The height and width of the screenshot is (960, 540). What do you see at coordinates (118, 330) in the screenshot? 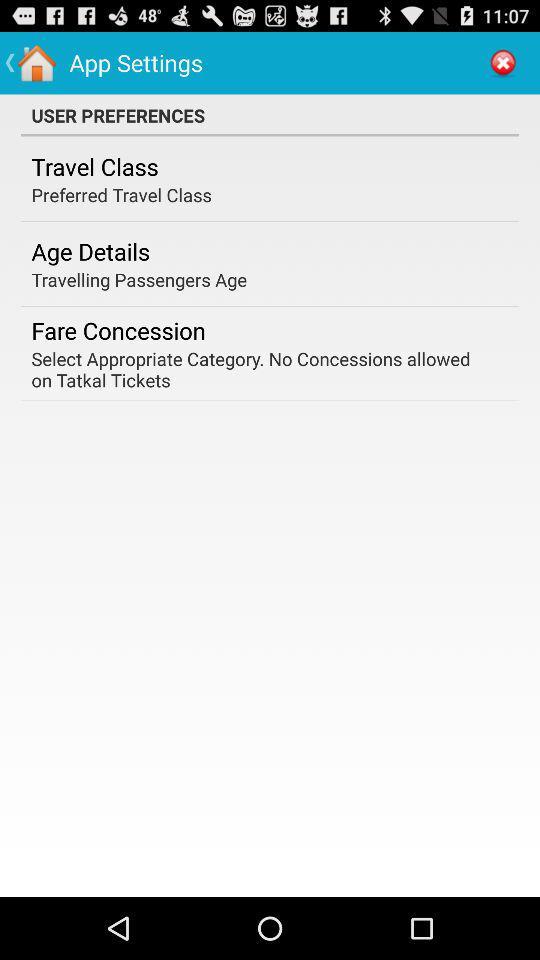
I see `the fare concession item` at bounding box center [118, 330].